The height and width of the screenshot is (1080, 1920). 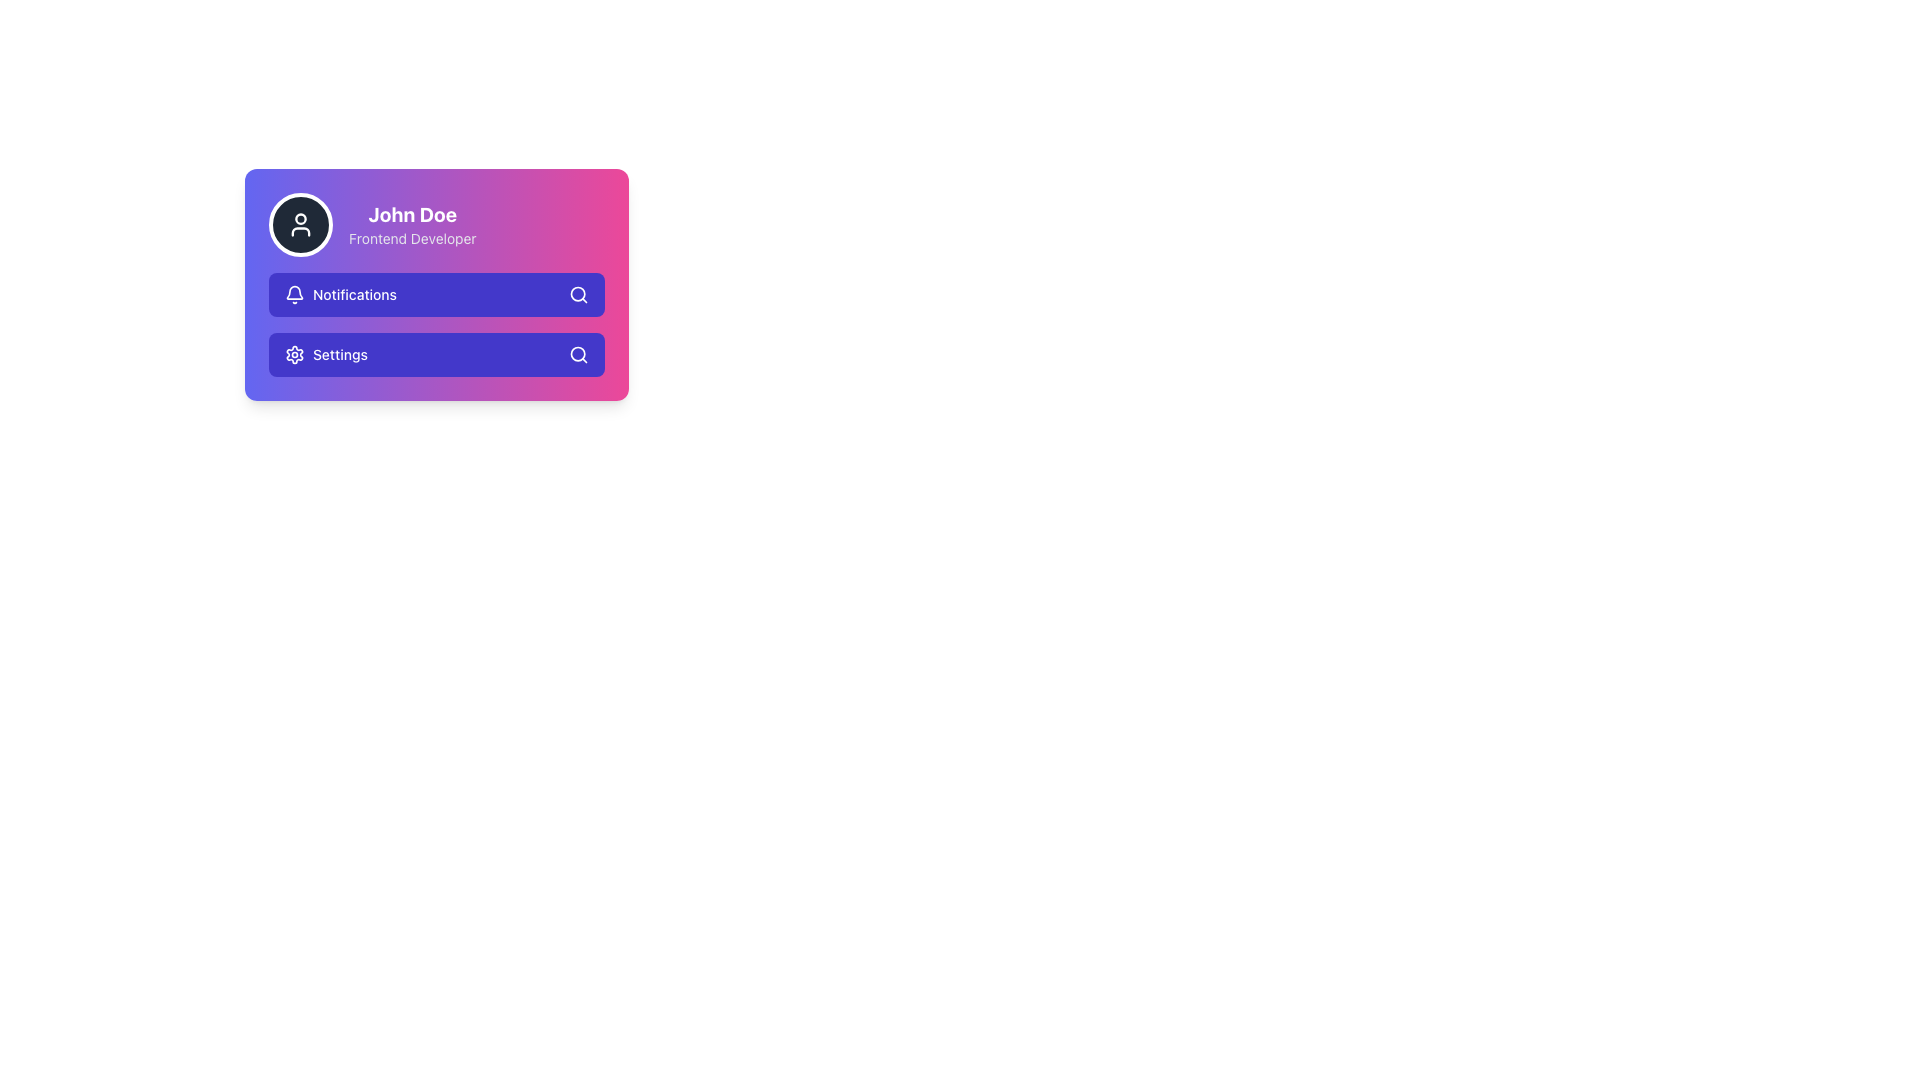 I want to click on the SVG circle element that is part of the magnifying glass icon located near the top-right corner of the 'Notifications' button, so click(x=577, y=294).